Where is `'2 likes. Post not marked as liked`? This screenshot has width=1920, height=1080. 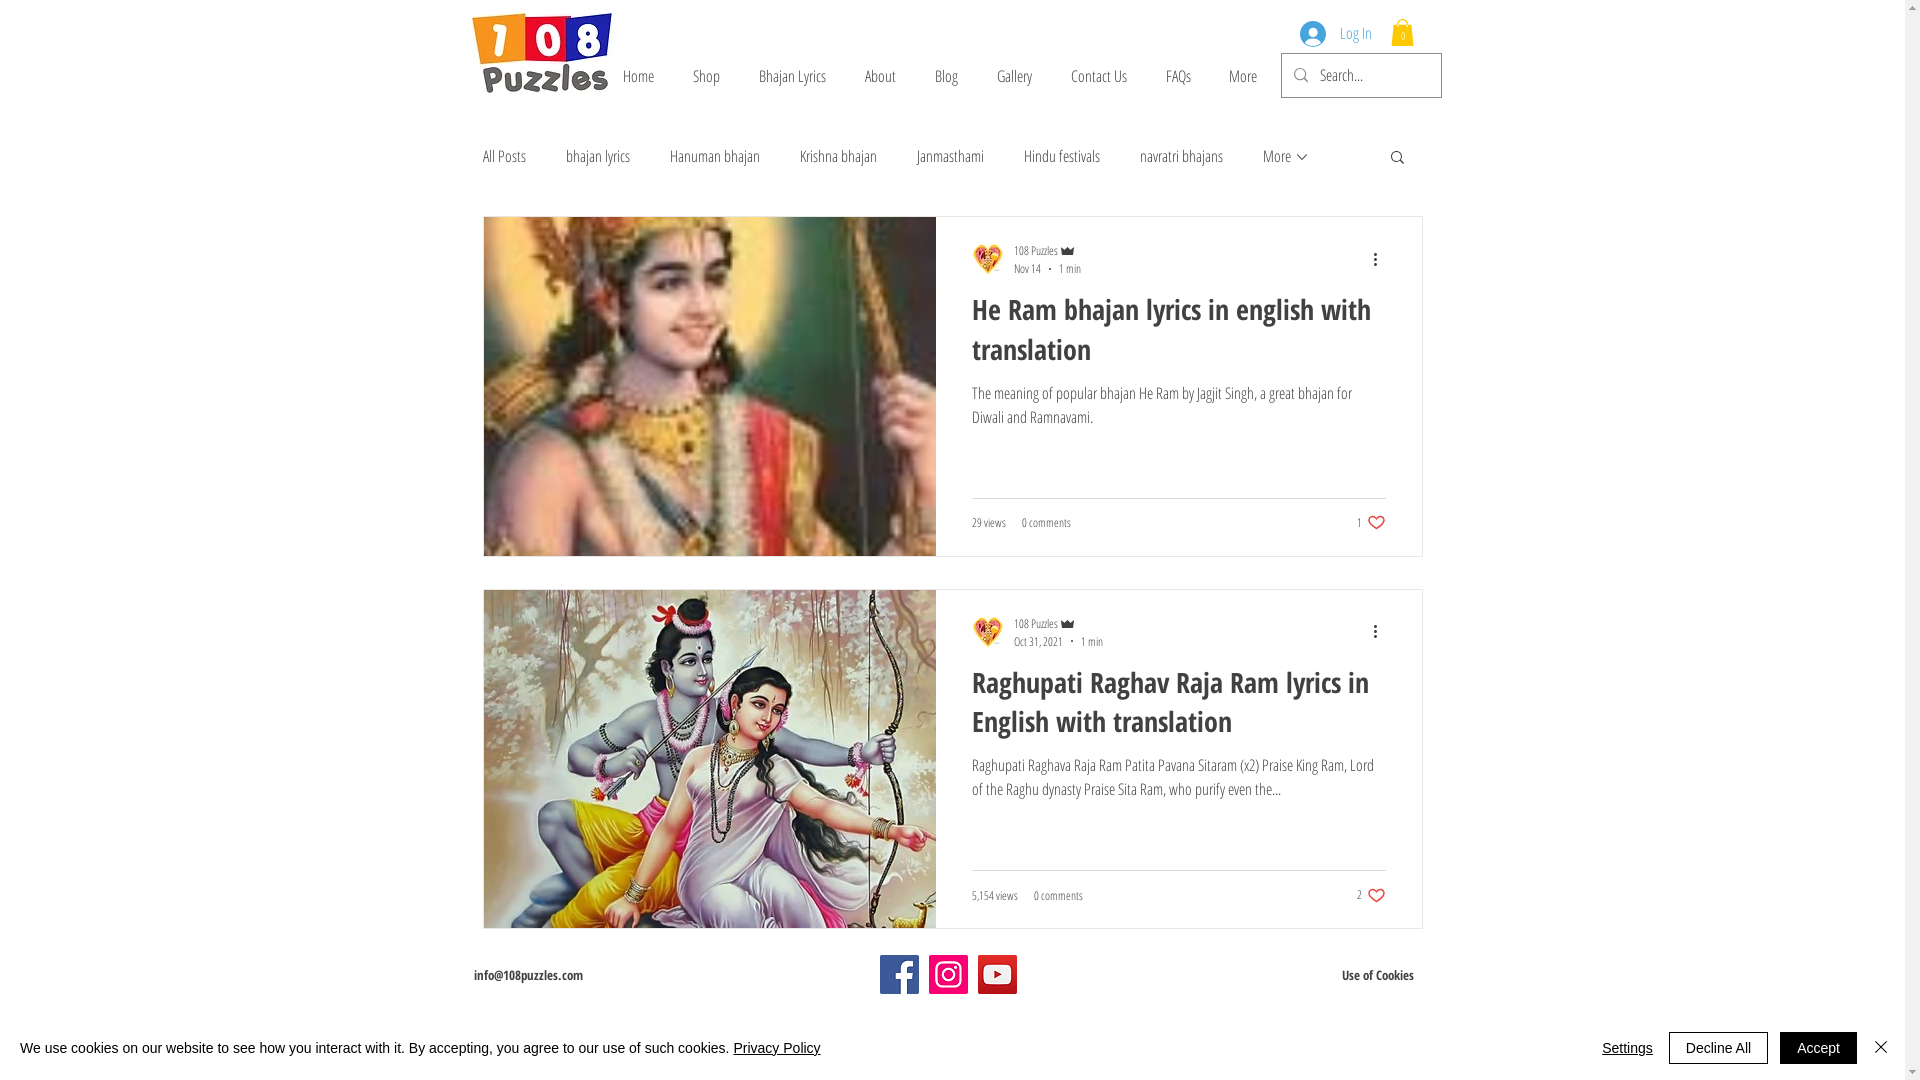
'2 likes. Post not marked as liked is located at coordinates (1369, 894).